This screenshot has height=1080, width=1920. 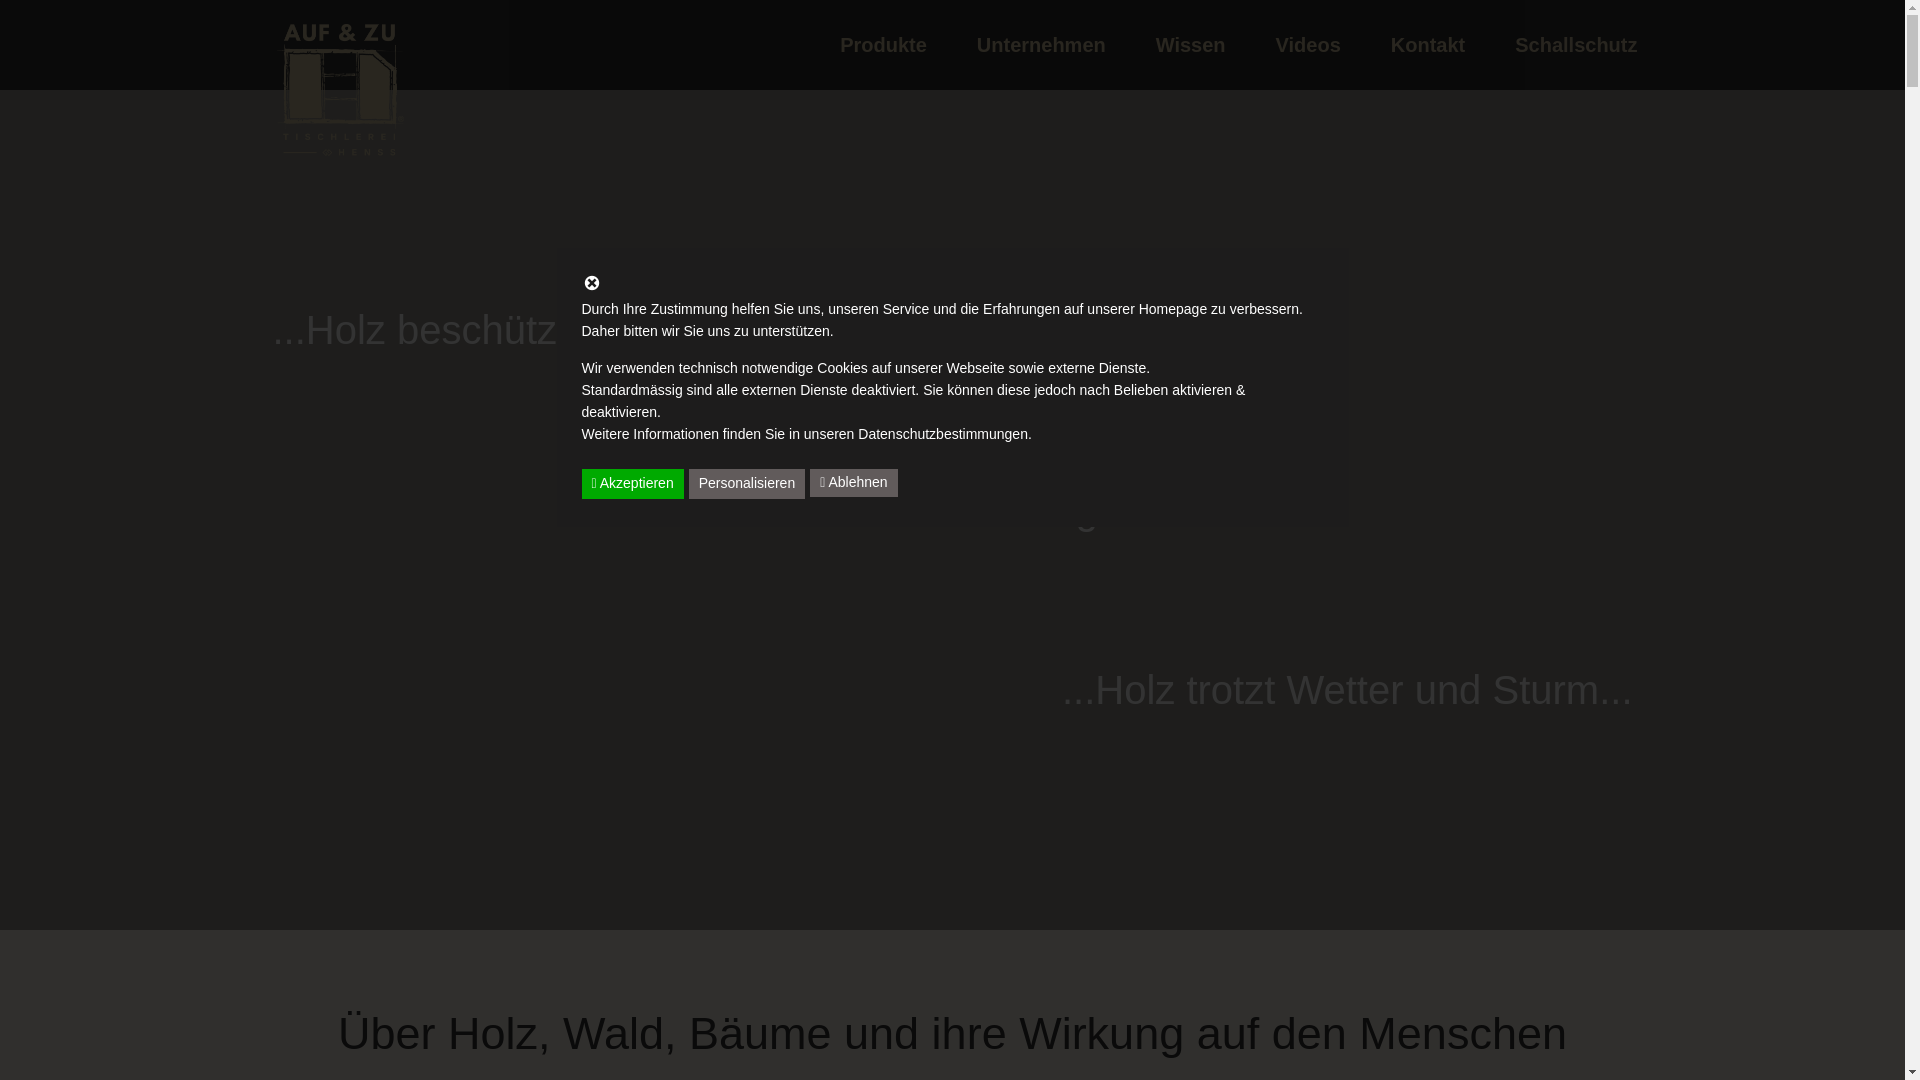 What do you see at coordinates (1250, 45) in the screenshot?
I see `'Videos'` at bounding box center [1250, 45].